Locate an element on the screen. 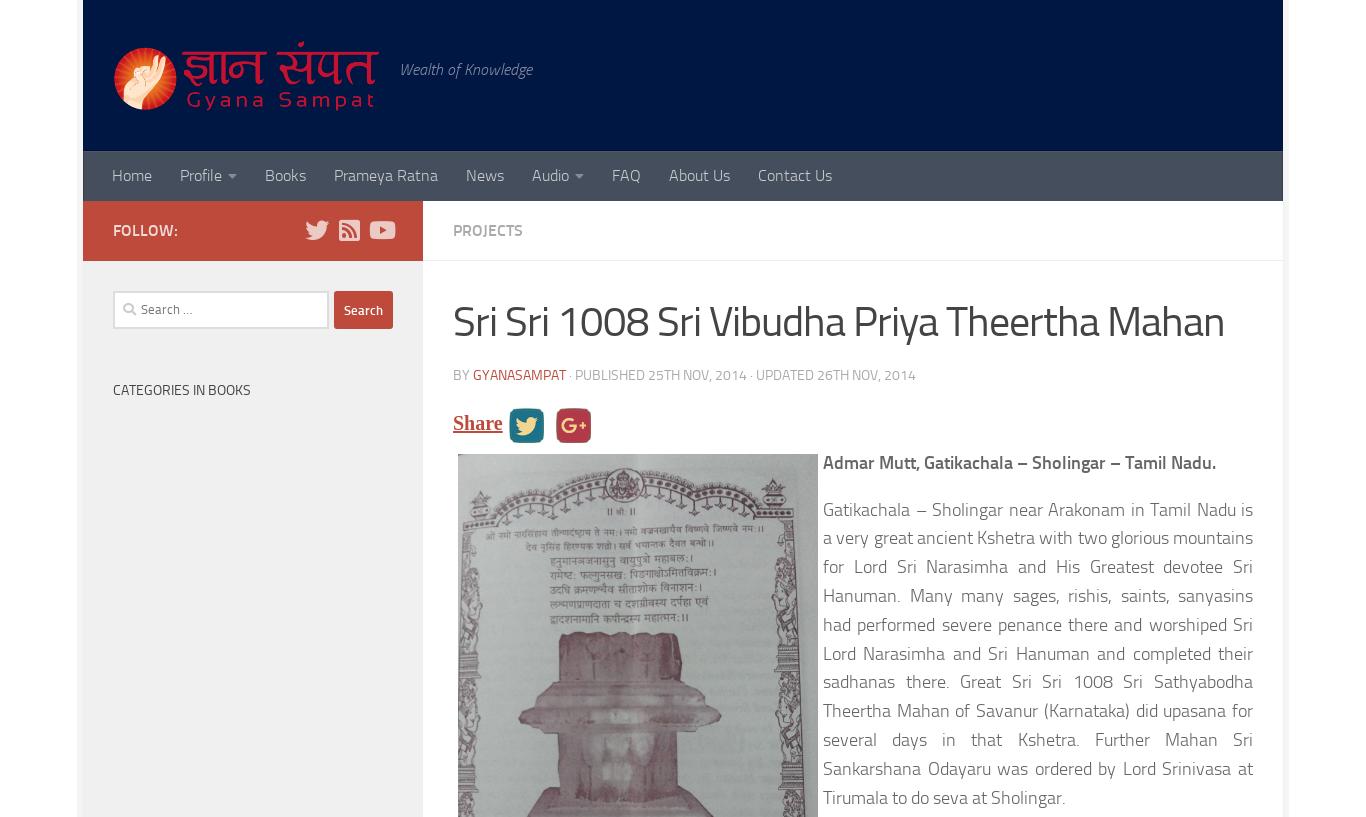 Image resolution: width=1366 pixels, height=817 pixels. 'Prameya Ratna' is located at coordinates (333, 174).